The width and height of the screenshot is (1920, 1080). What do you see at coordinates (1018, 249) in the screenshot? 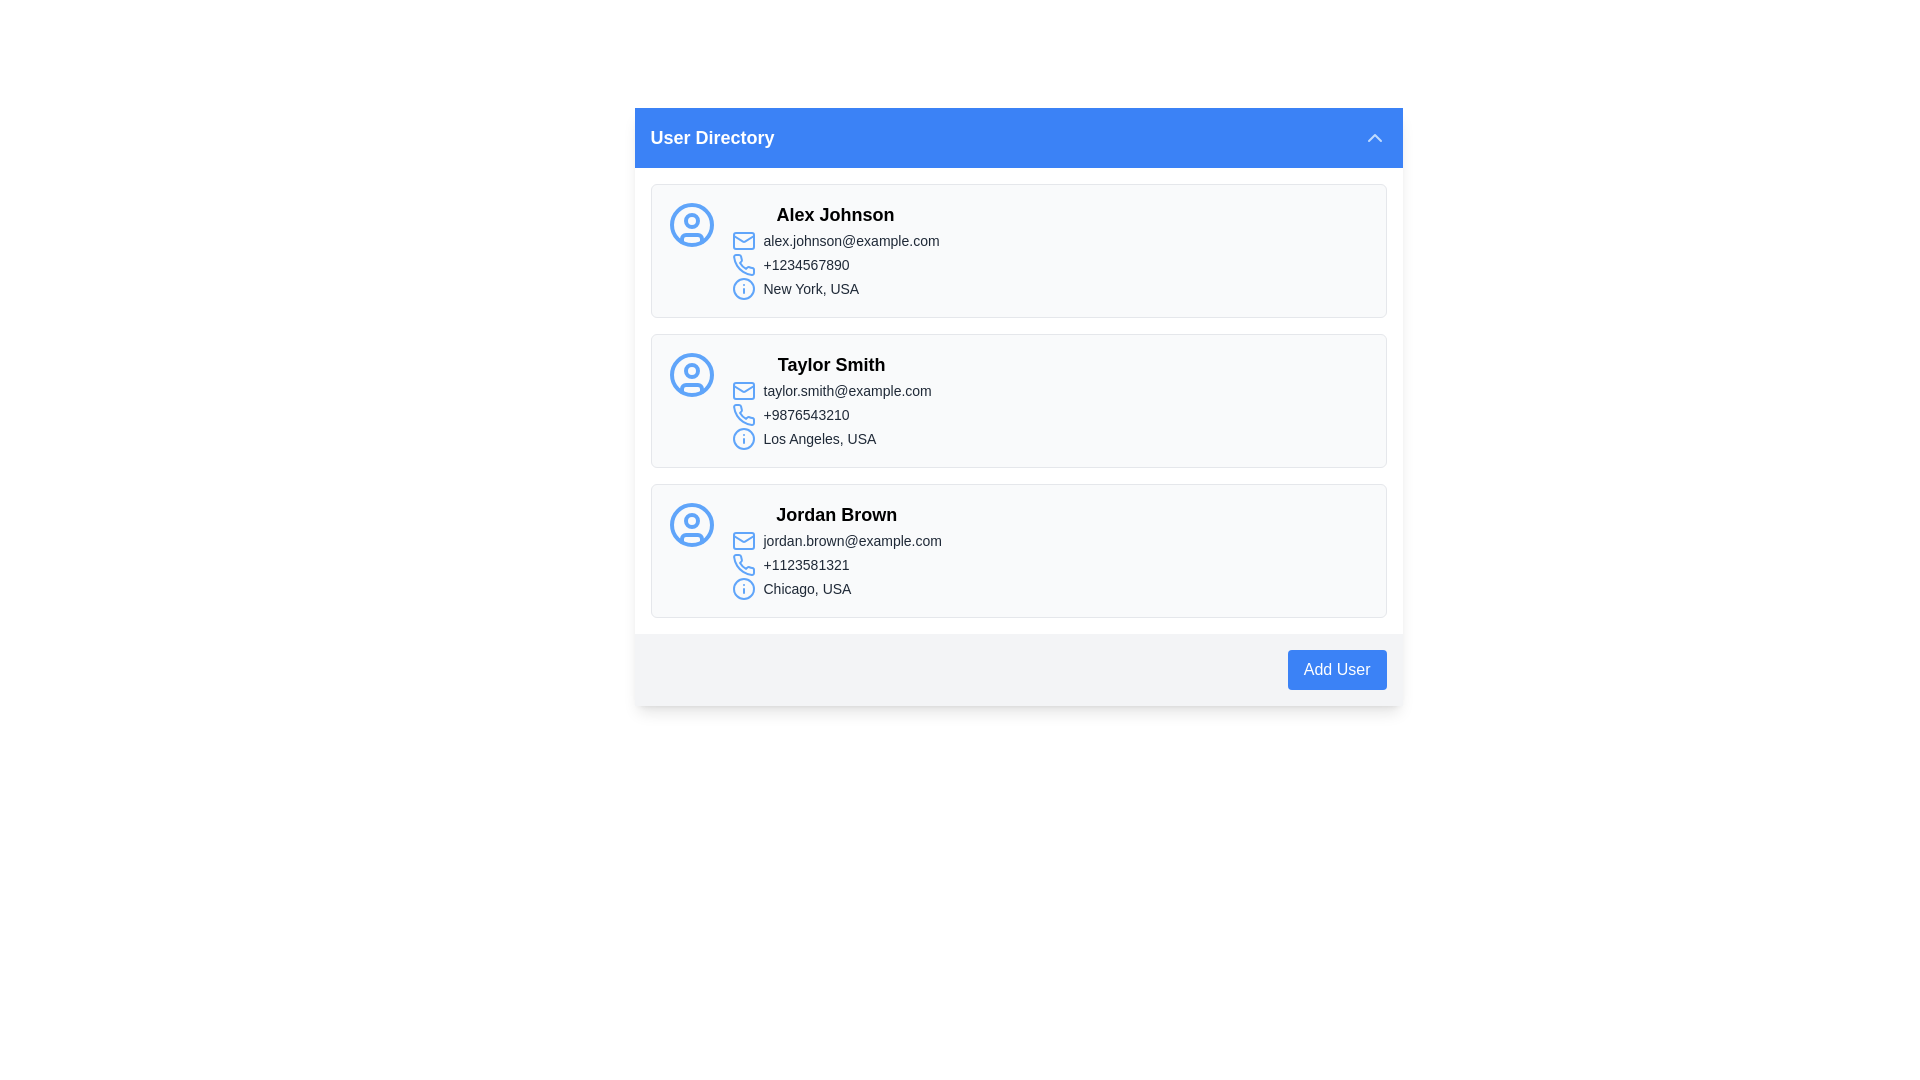
I see `the Information Display Card displaying the user's contact information, which is the first item` at bounding box center [1018, 249].